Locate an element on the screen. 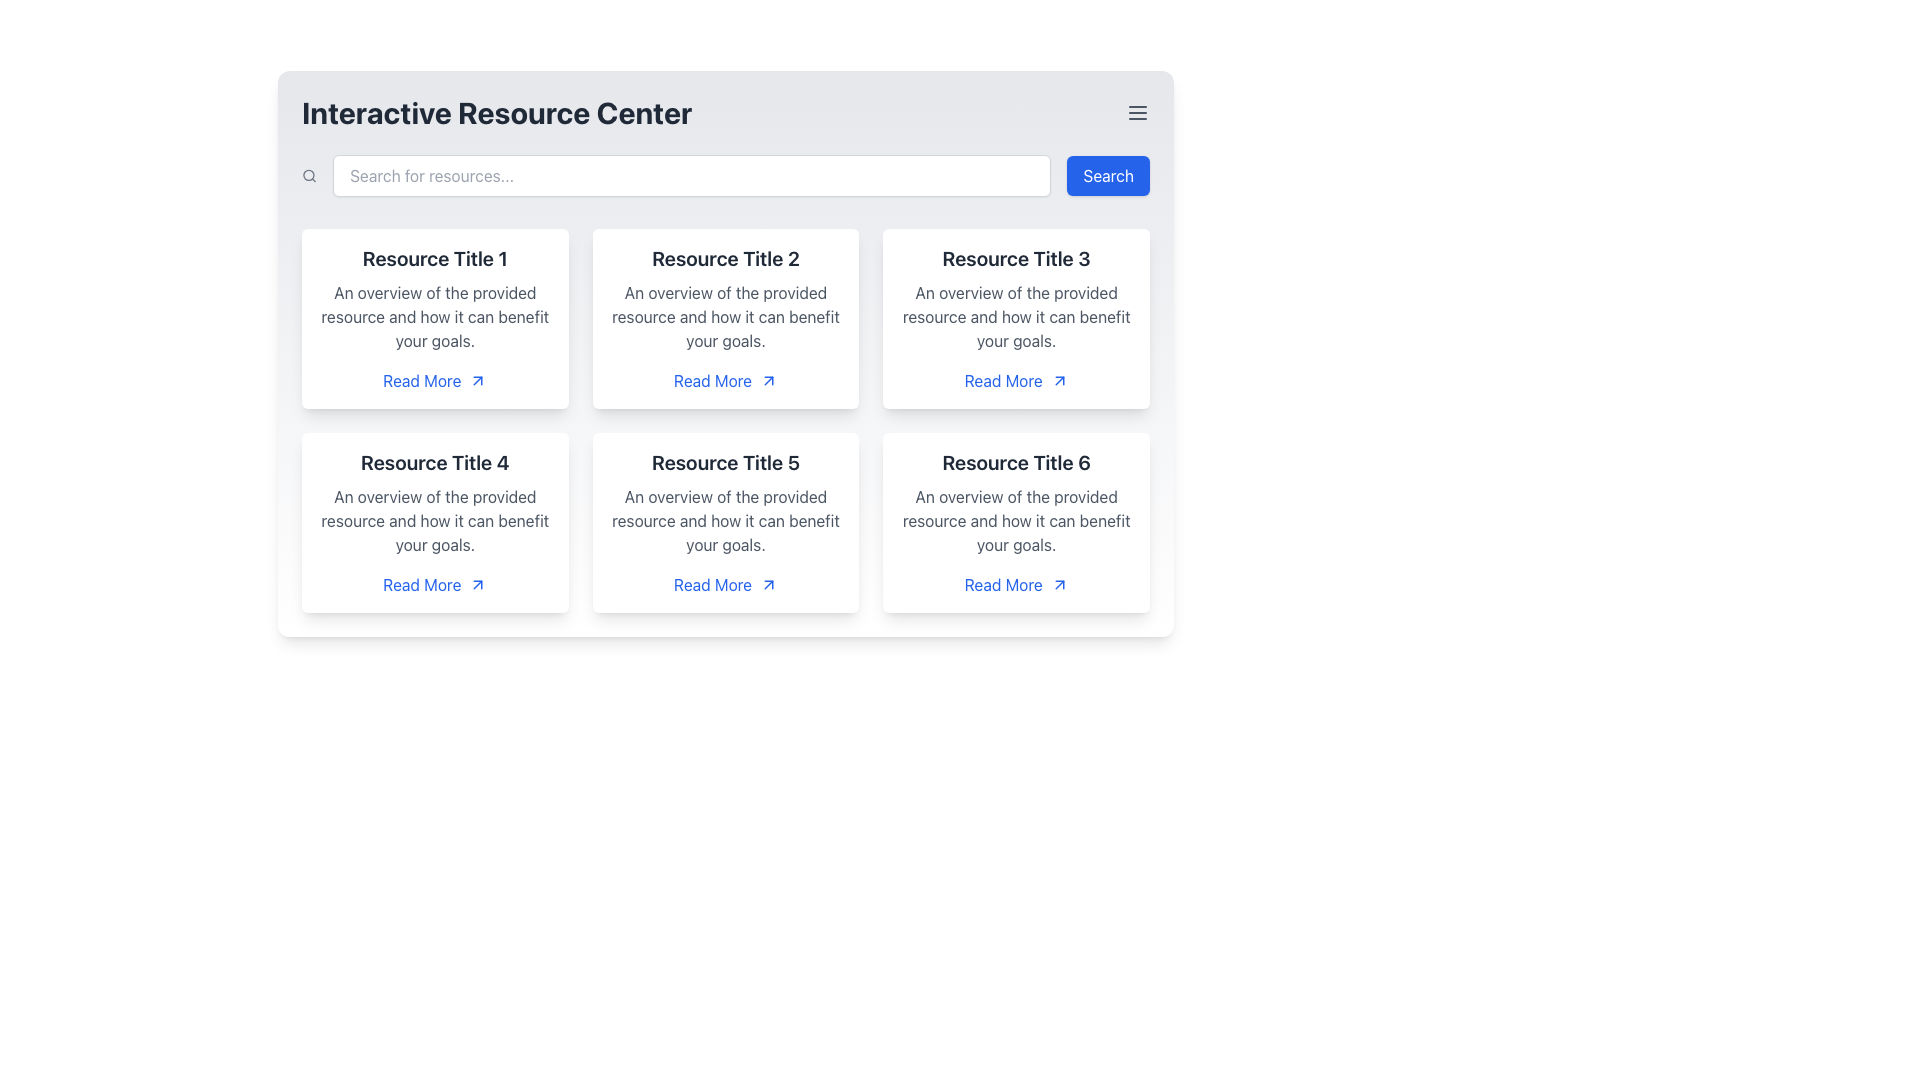 This screenshot has width=1920, height=1080. informational text content located below 'Resource Title 3' and above the 'Read More' link in the upper-right corner of the grid layout is located at coordinates (1016, 315).